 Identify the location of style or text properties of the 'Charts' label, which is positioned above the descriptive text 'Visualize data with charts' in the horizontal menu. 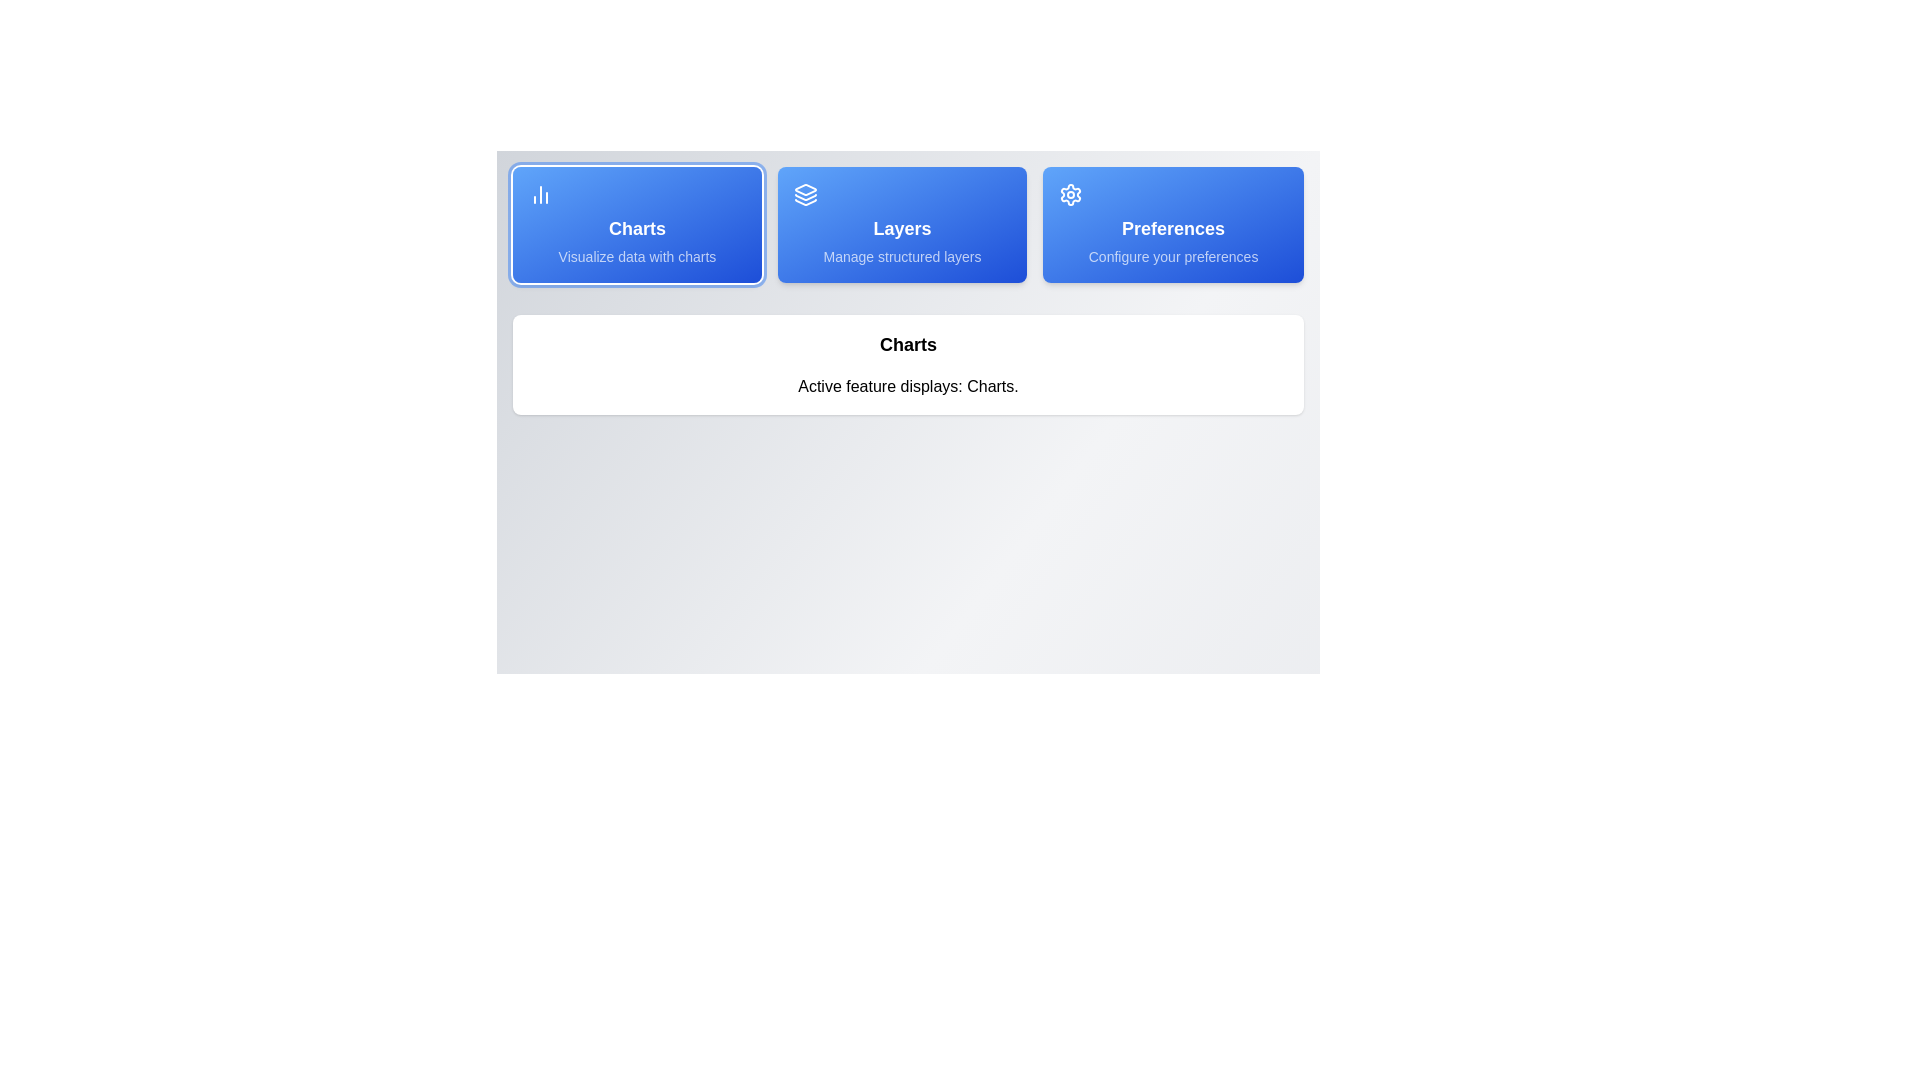
(636, 227).